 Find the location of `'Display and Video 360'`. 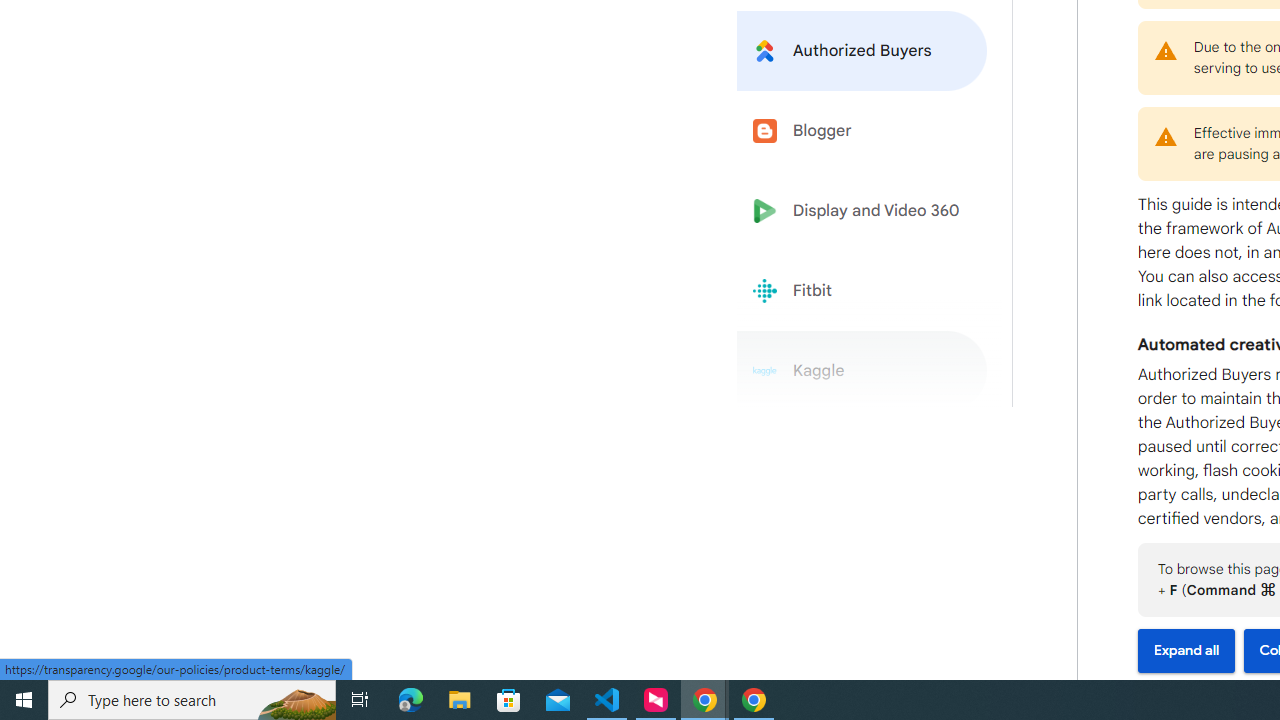

'Display and Video 360' is located at coordinates (862, 211).